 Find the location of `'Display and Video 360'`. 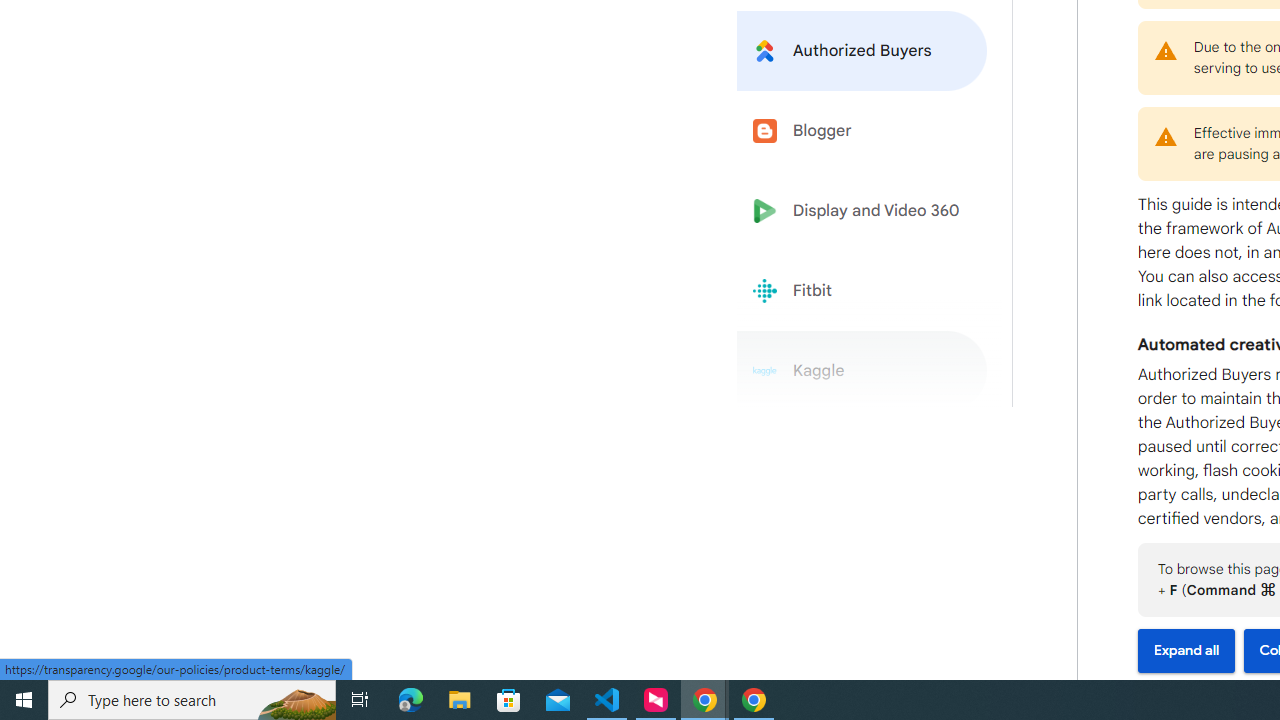

'Display and Video 360' is located at coordinates (862, 211).